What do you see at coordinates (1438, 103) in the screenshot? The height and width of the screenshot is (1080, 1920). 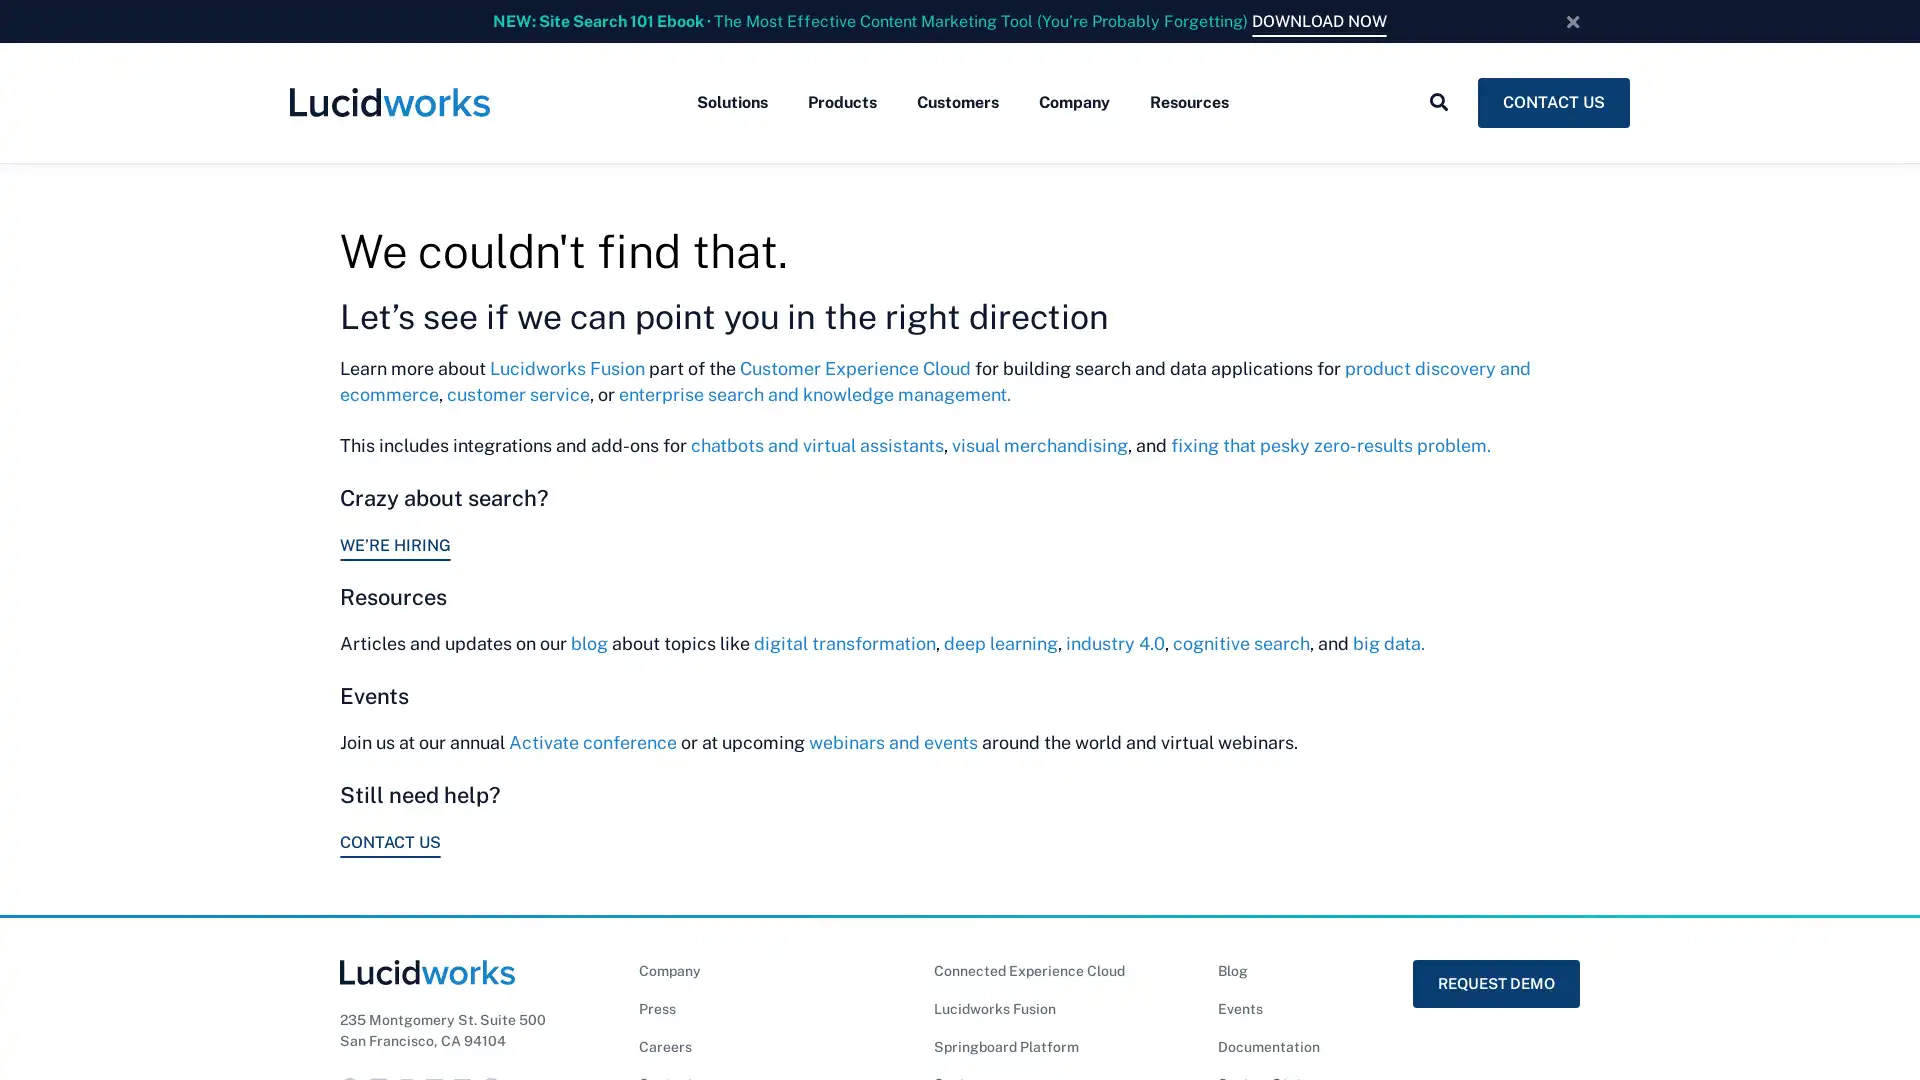 I see `TOGGLE DROPDOWN` at bounding box center [1438, 103].